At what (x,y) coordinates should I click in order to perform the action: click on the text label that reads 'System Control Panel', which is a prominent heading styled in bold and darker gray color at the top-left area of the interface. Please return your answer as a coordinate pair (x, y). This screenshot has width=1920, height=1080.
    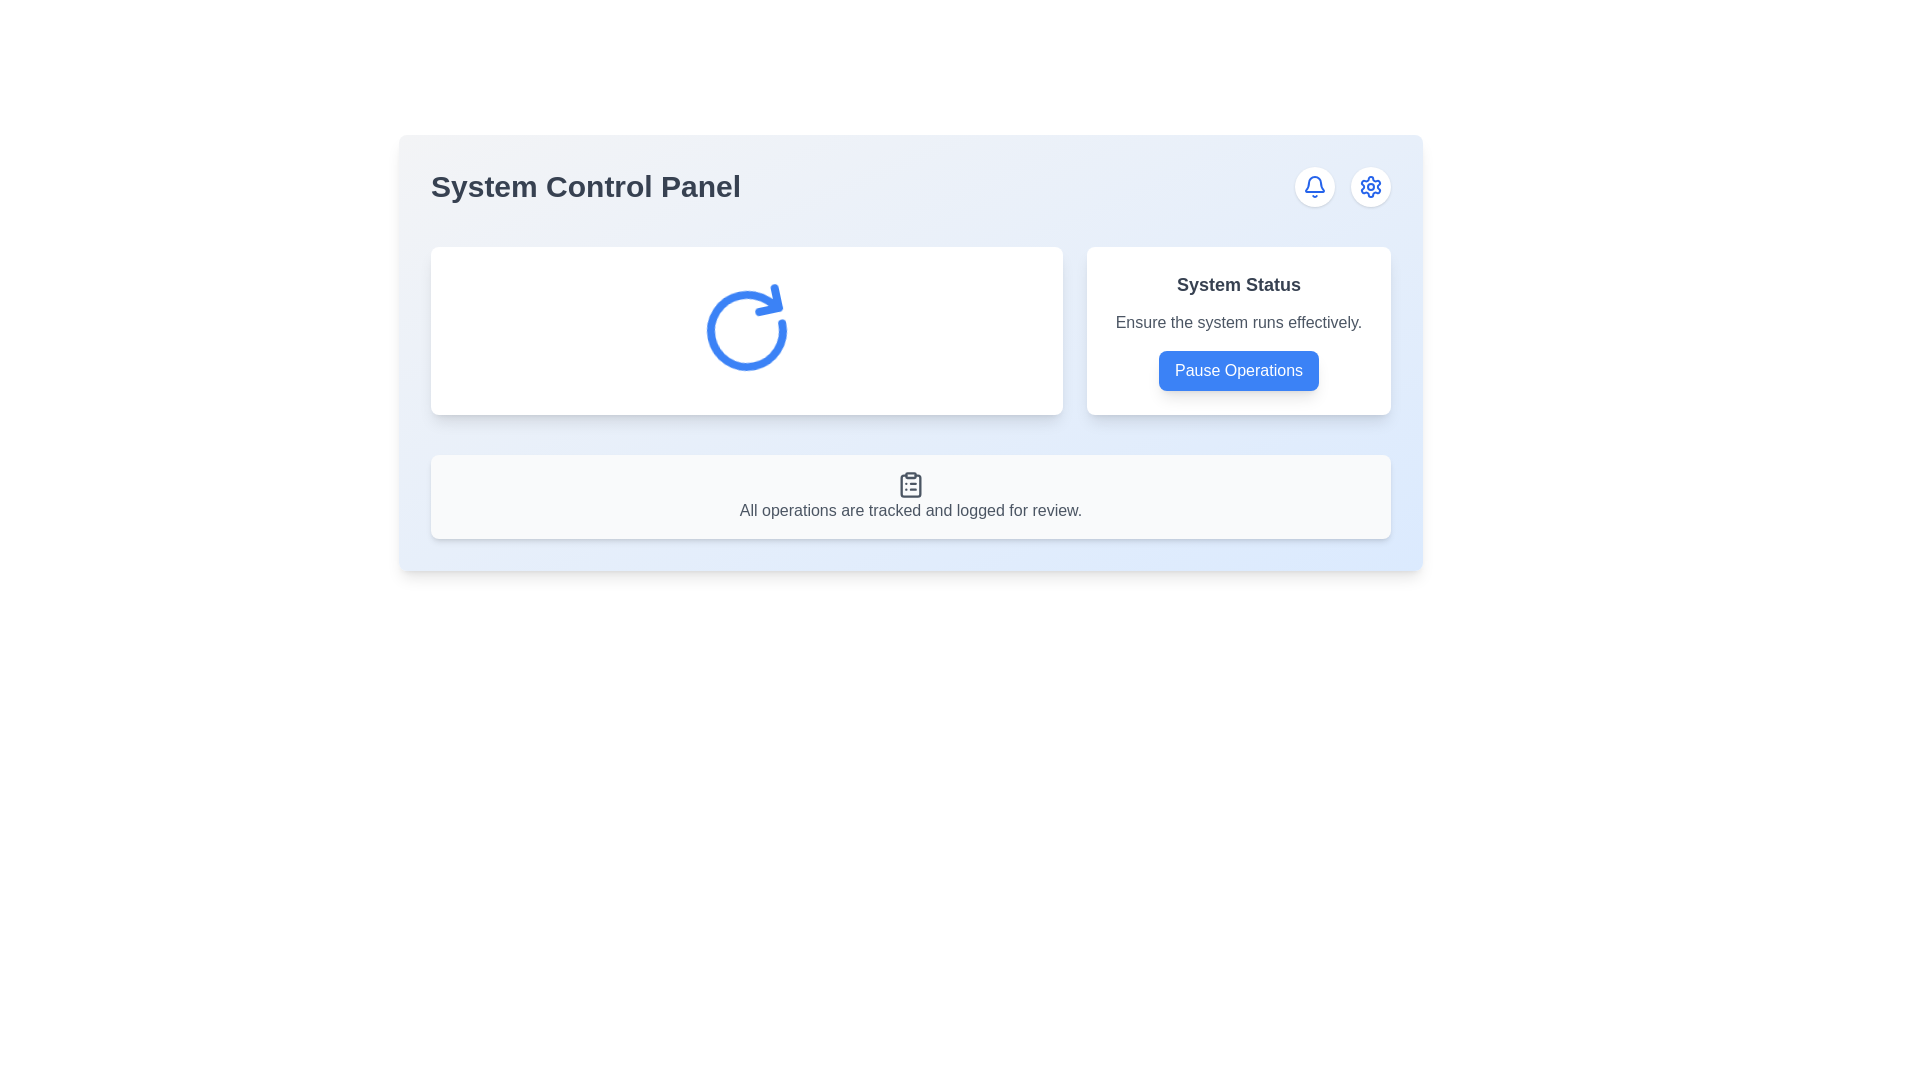
    Looking at the image, I should click on (584, 186).